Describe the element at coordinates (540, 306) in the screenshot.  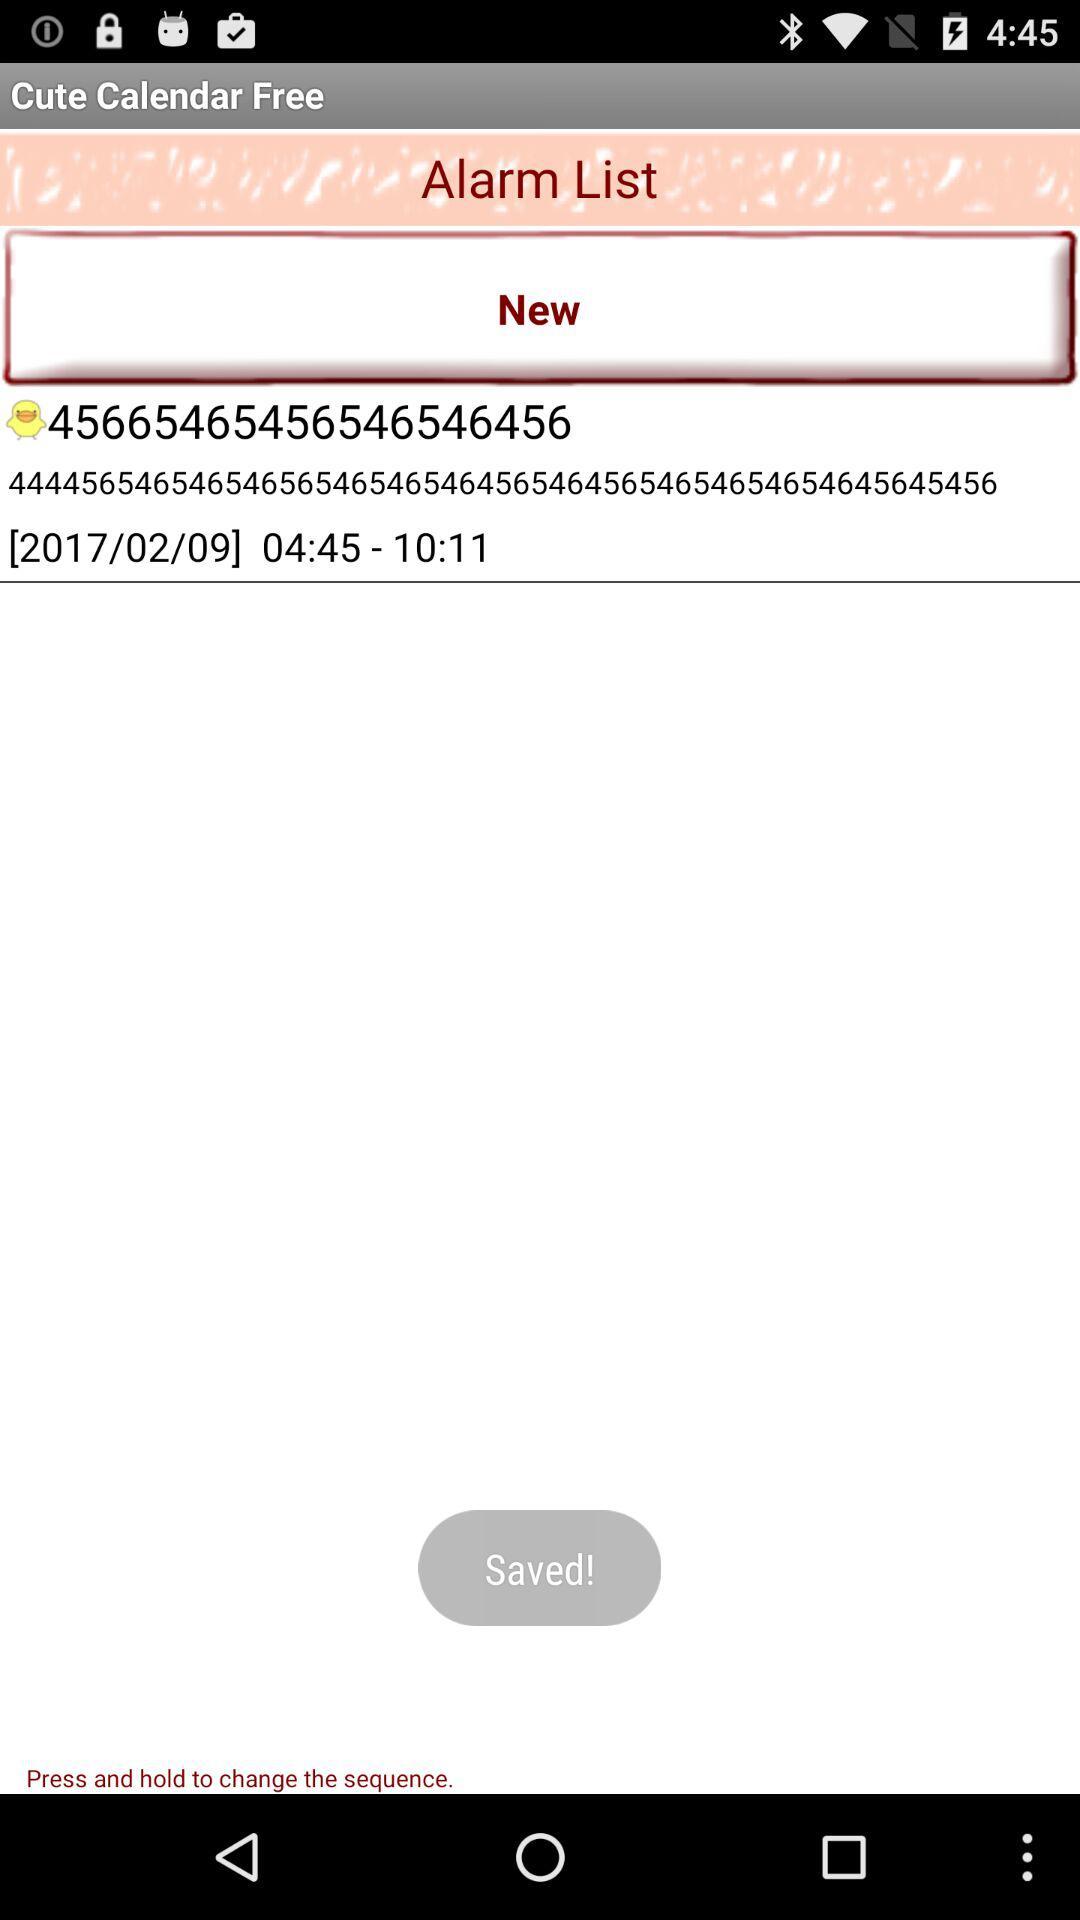
I see `the app below alarm list icon` at that location.